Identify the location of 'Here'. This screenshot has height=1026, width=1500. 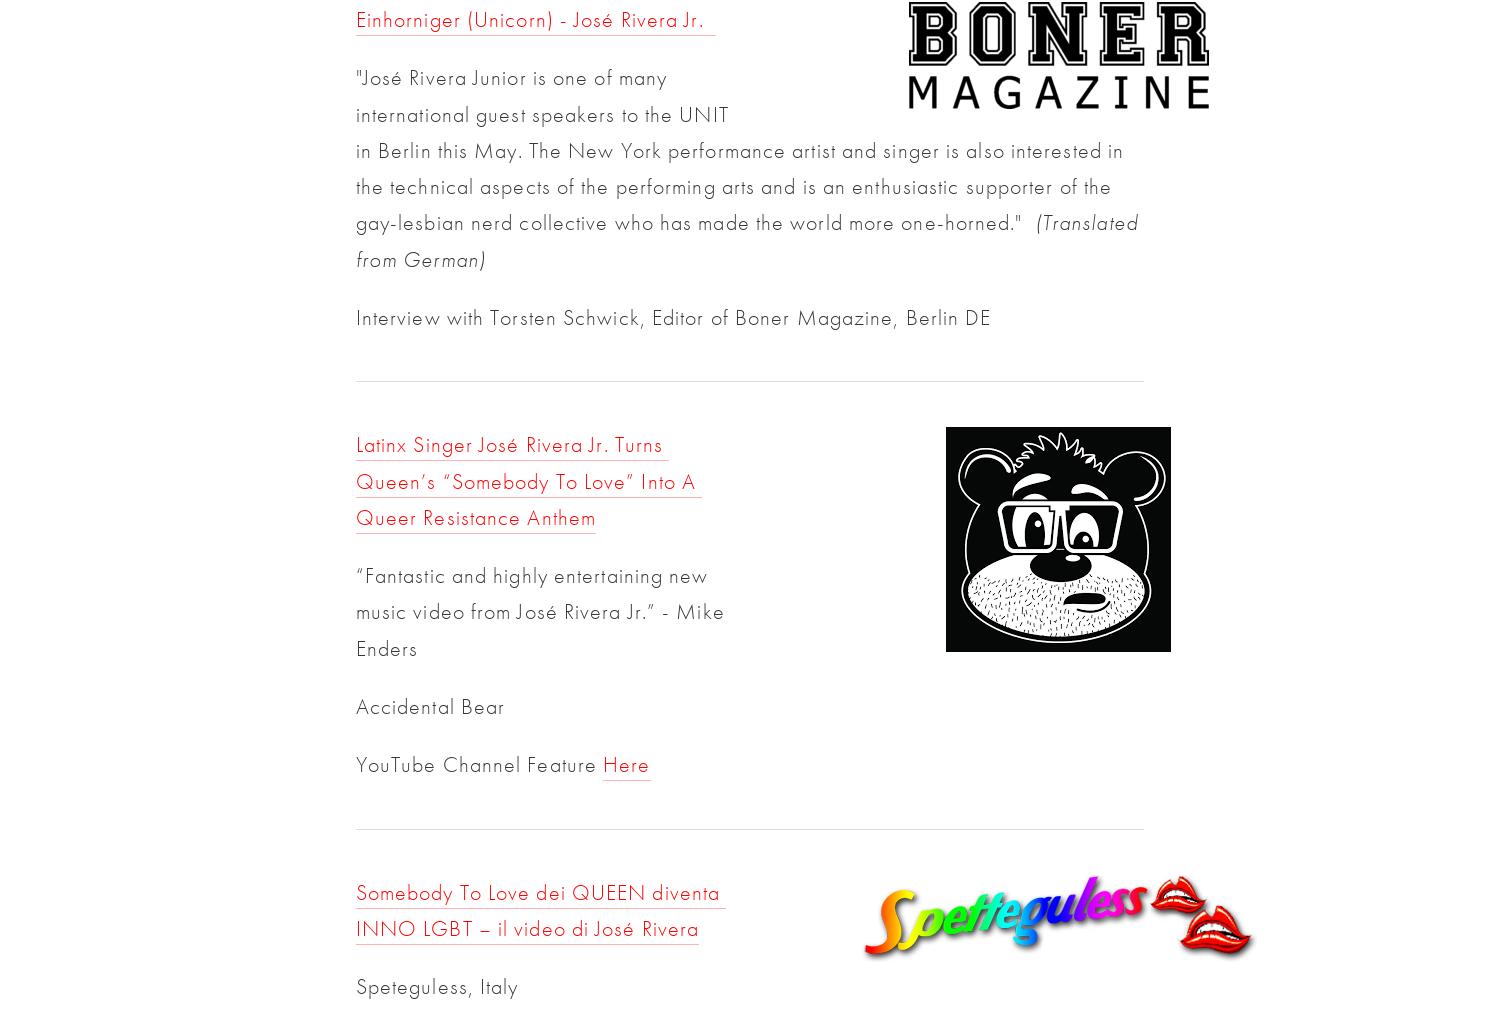
(626, 764).